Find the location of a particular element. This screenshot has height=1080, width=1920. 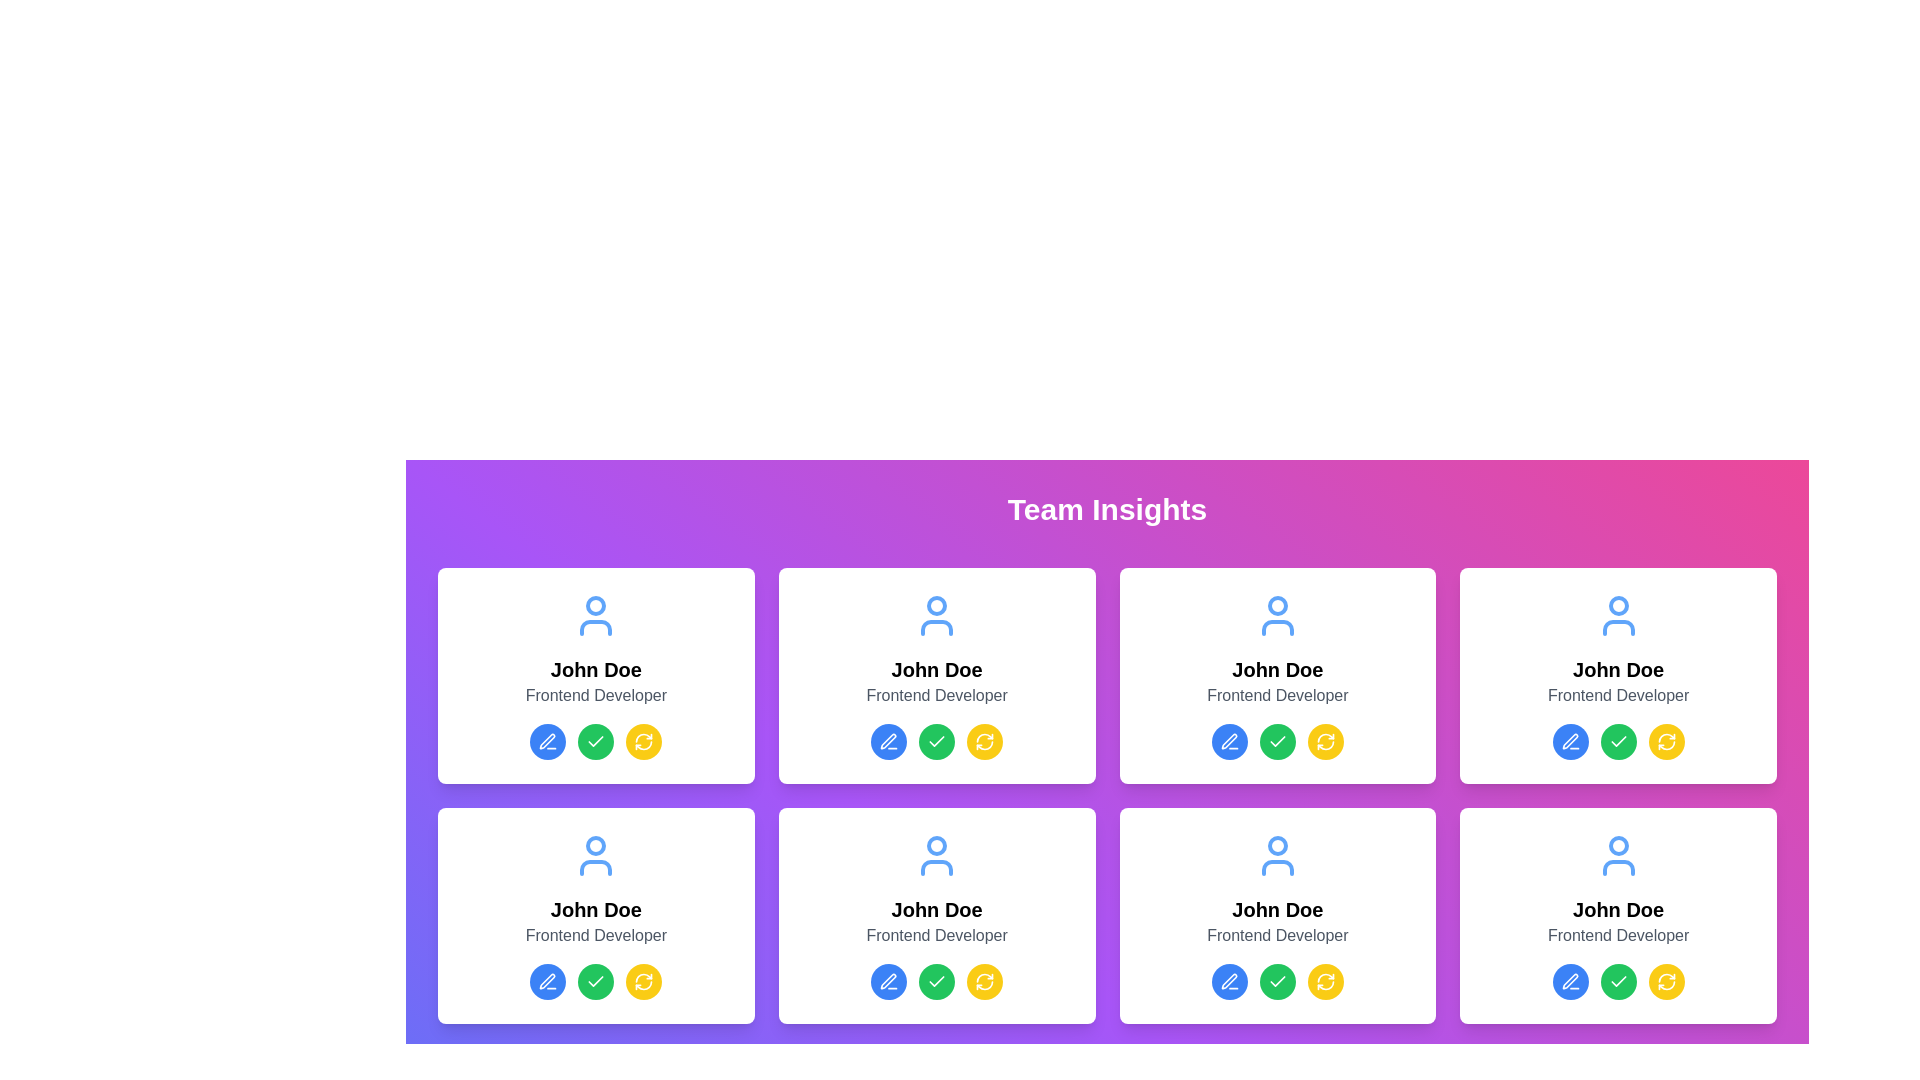

the circular yellow refresh icon located at the bottom right corner of the user profile card is located at coordinates (1666, 741).